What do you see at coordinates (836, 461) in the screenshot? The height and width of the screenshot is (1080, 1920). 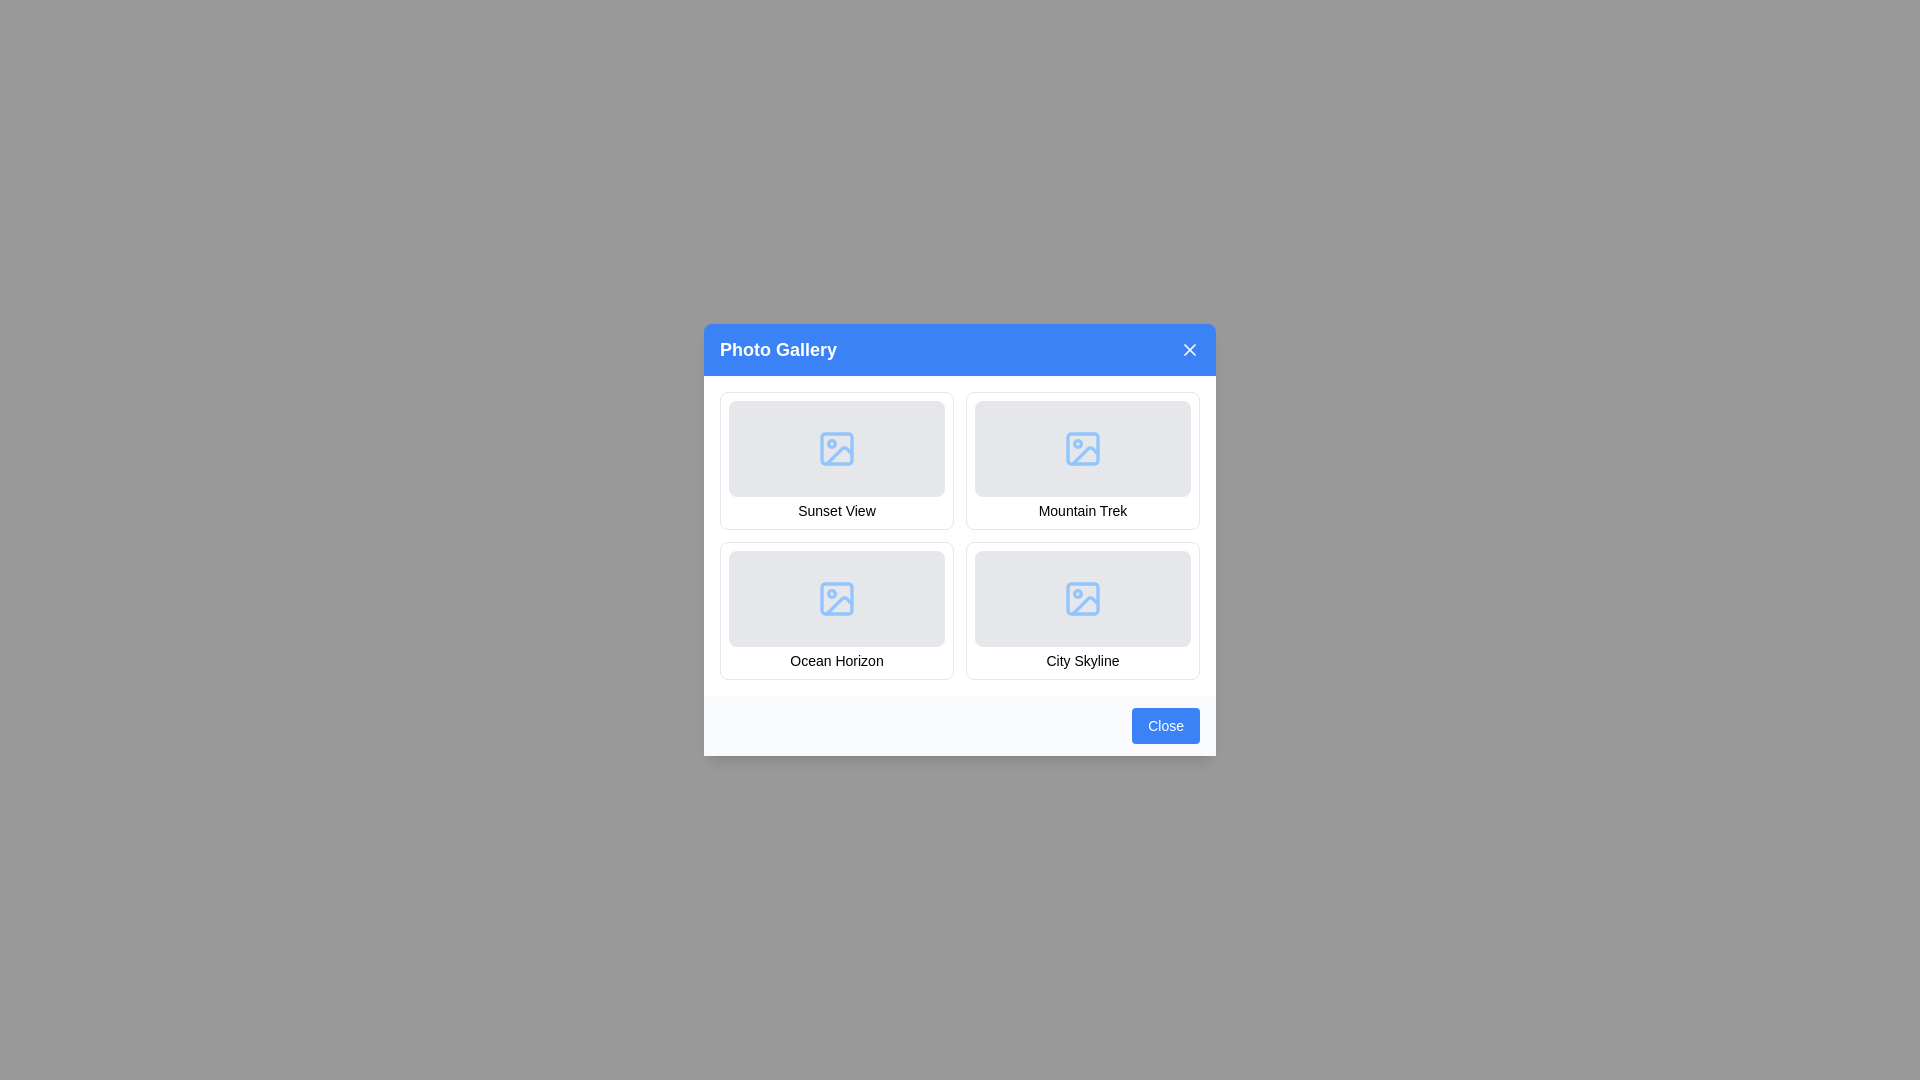 I see `the selectable grid item representing the 'Sunset View' theme` at bounding box center [836, 461].